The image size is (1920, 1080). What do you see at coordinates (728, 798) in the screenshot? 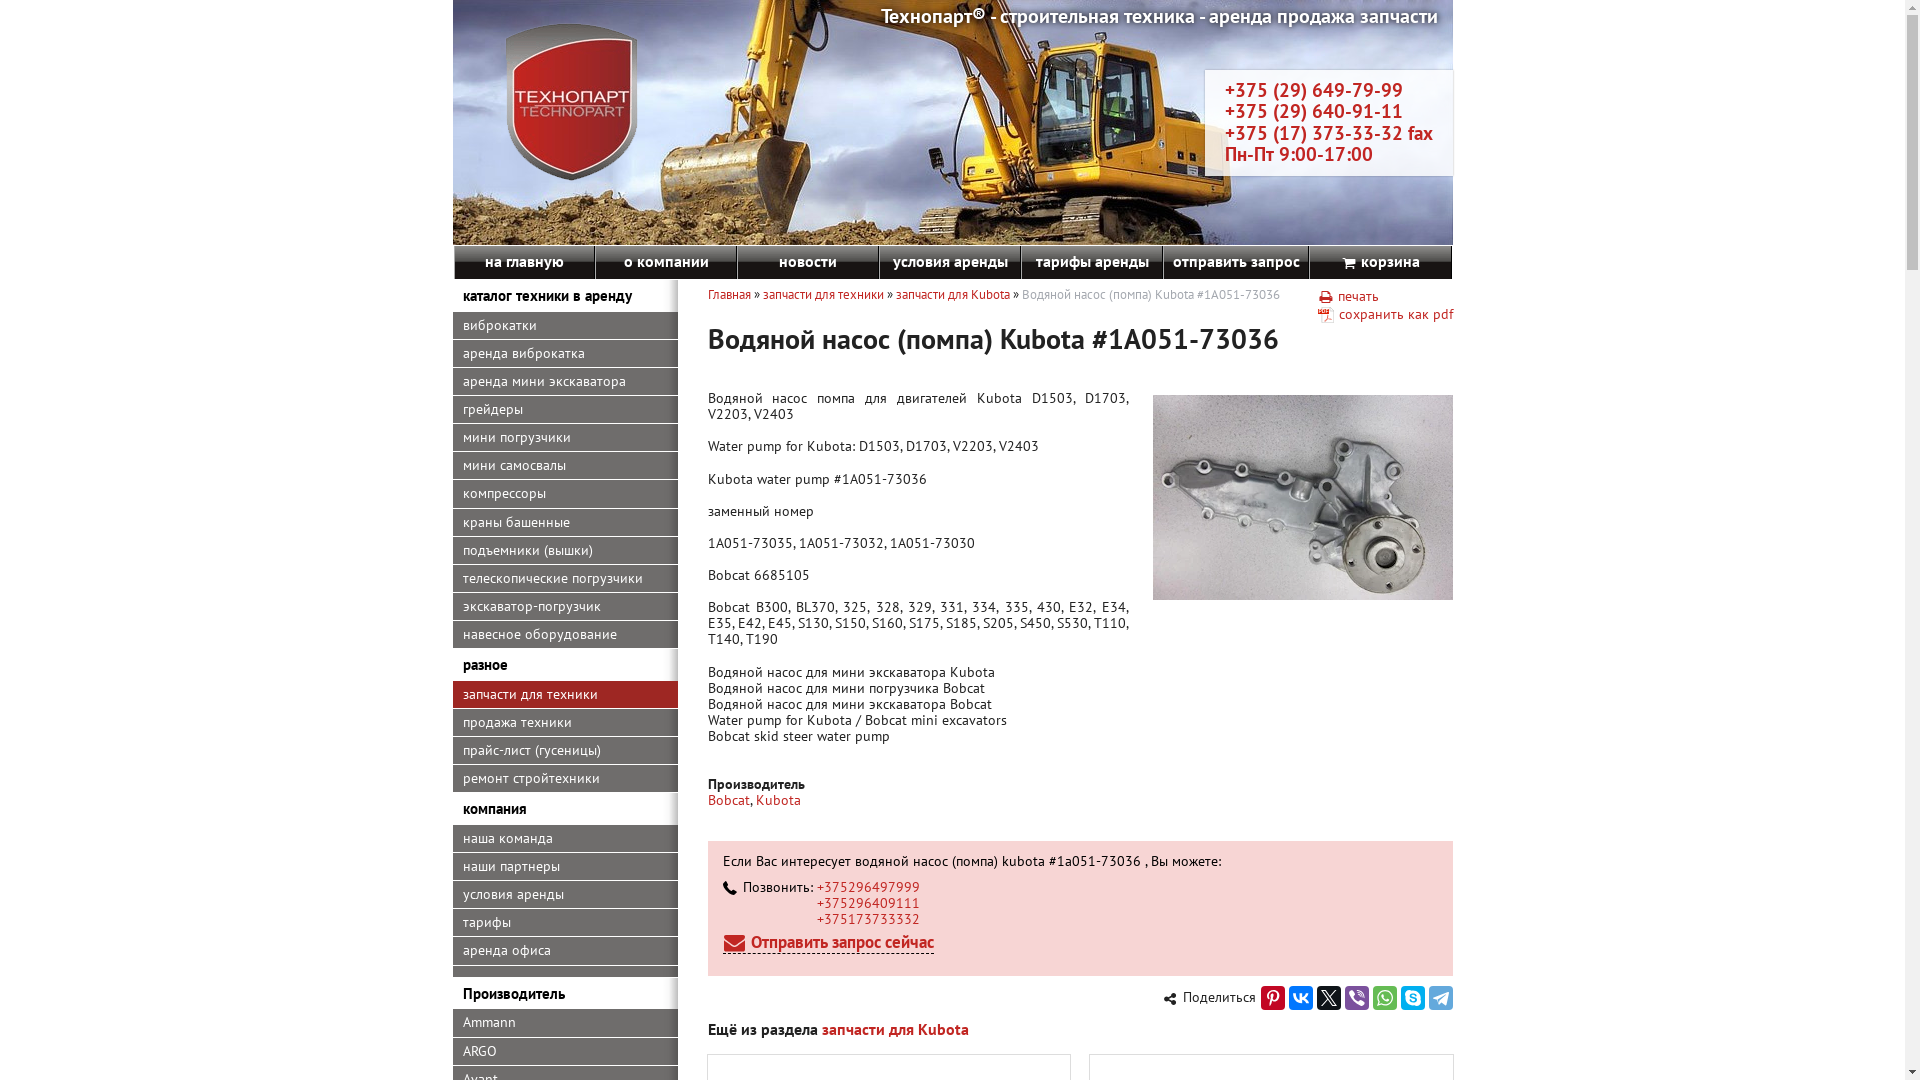
I see `'Bobcat'` at bounding box center [728, 798].